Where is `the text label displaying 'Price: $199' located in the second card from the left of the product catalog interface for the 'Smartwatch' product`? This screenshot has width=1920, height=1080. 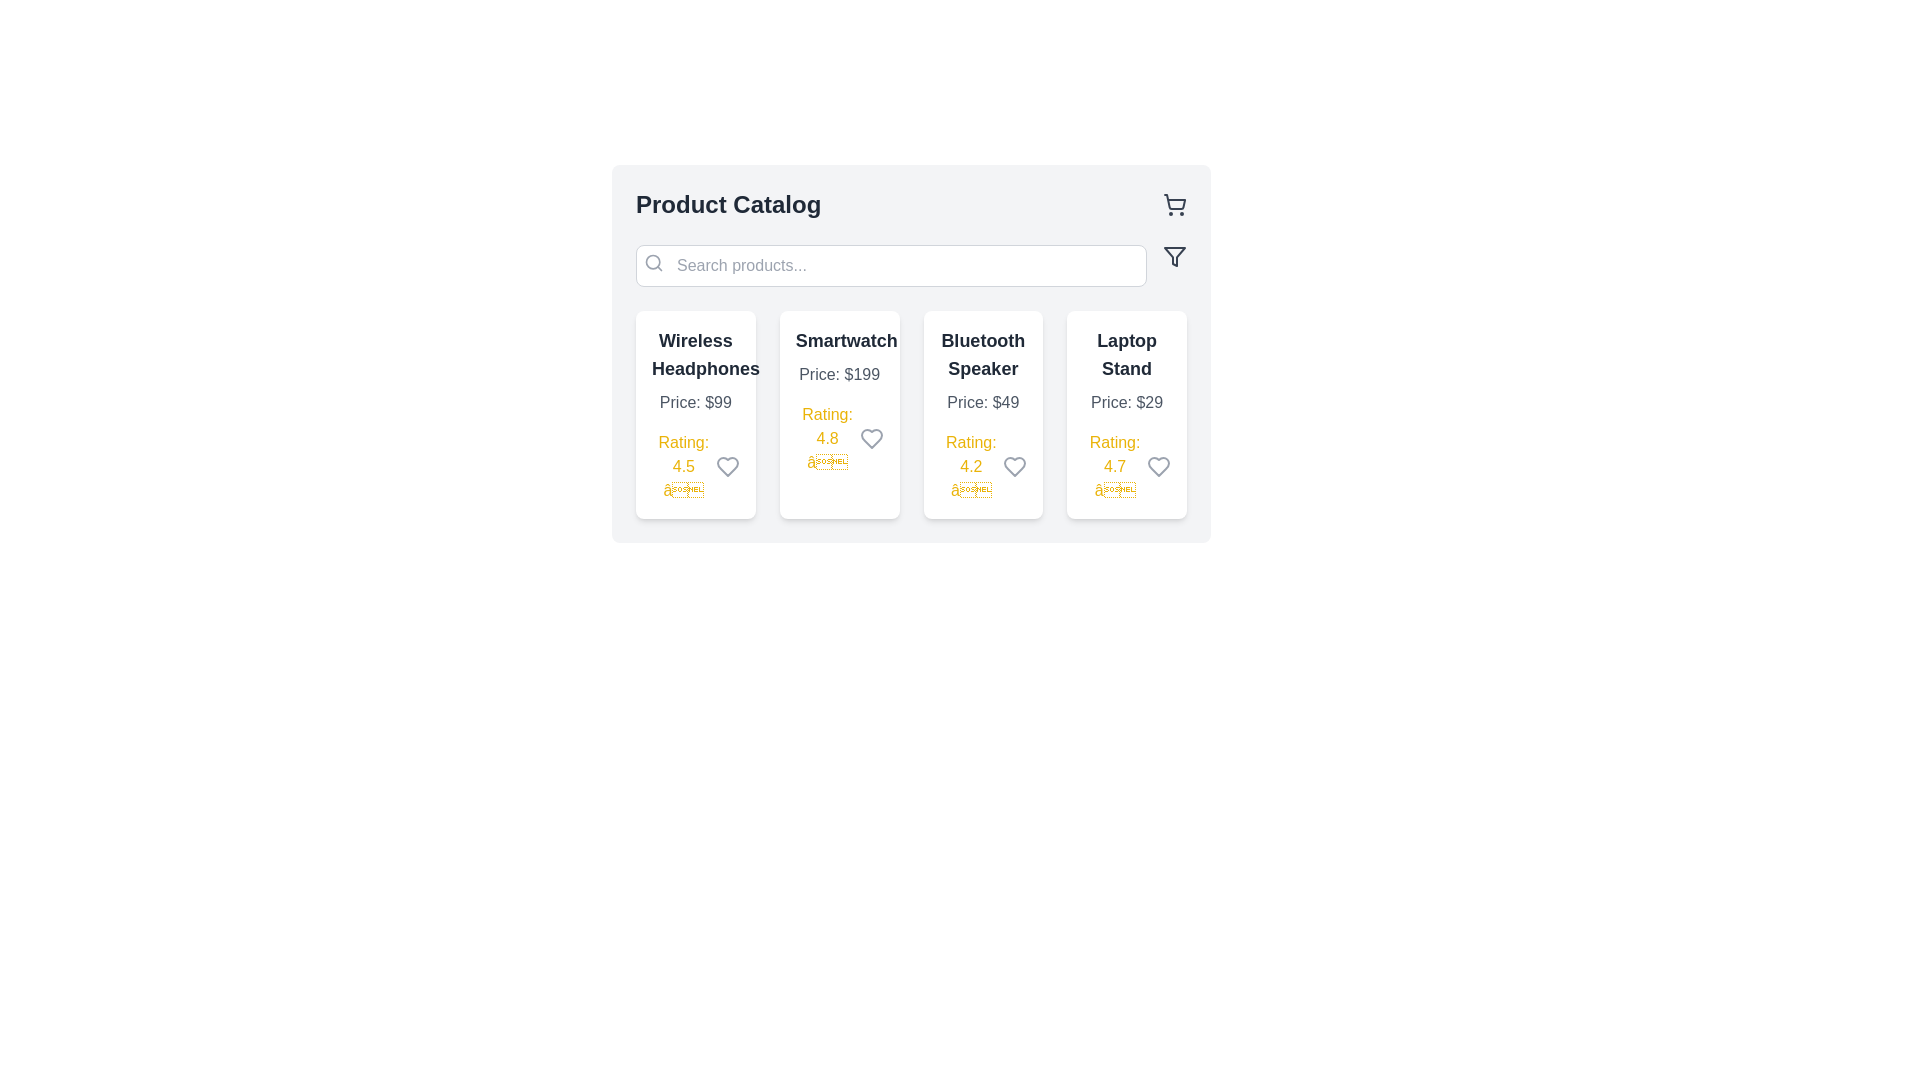 the text label displaying 'Price: $199' located in the second card from the left of the product catalog interface for the 'Smartwatch' product is located at coordinates (839, 374).